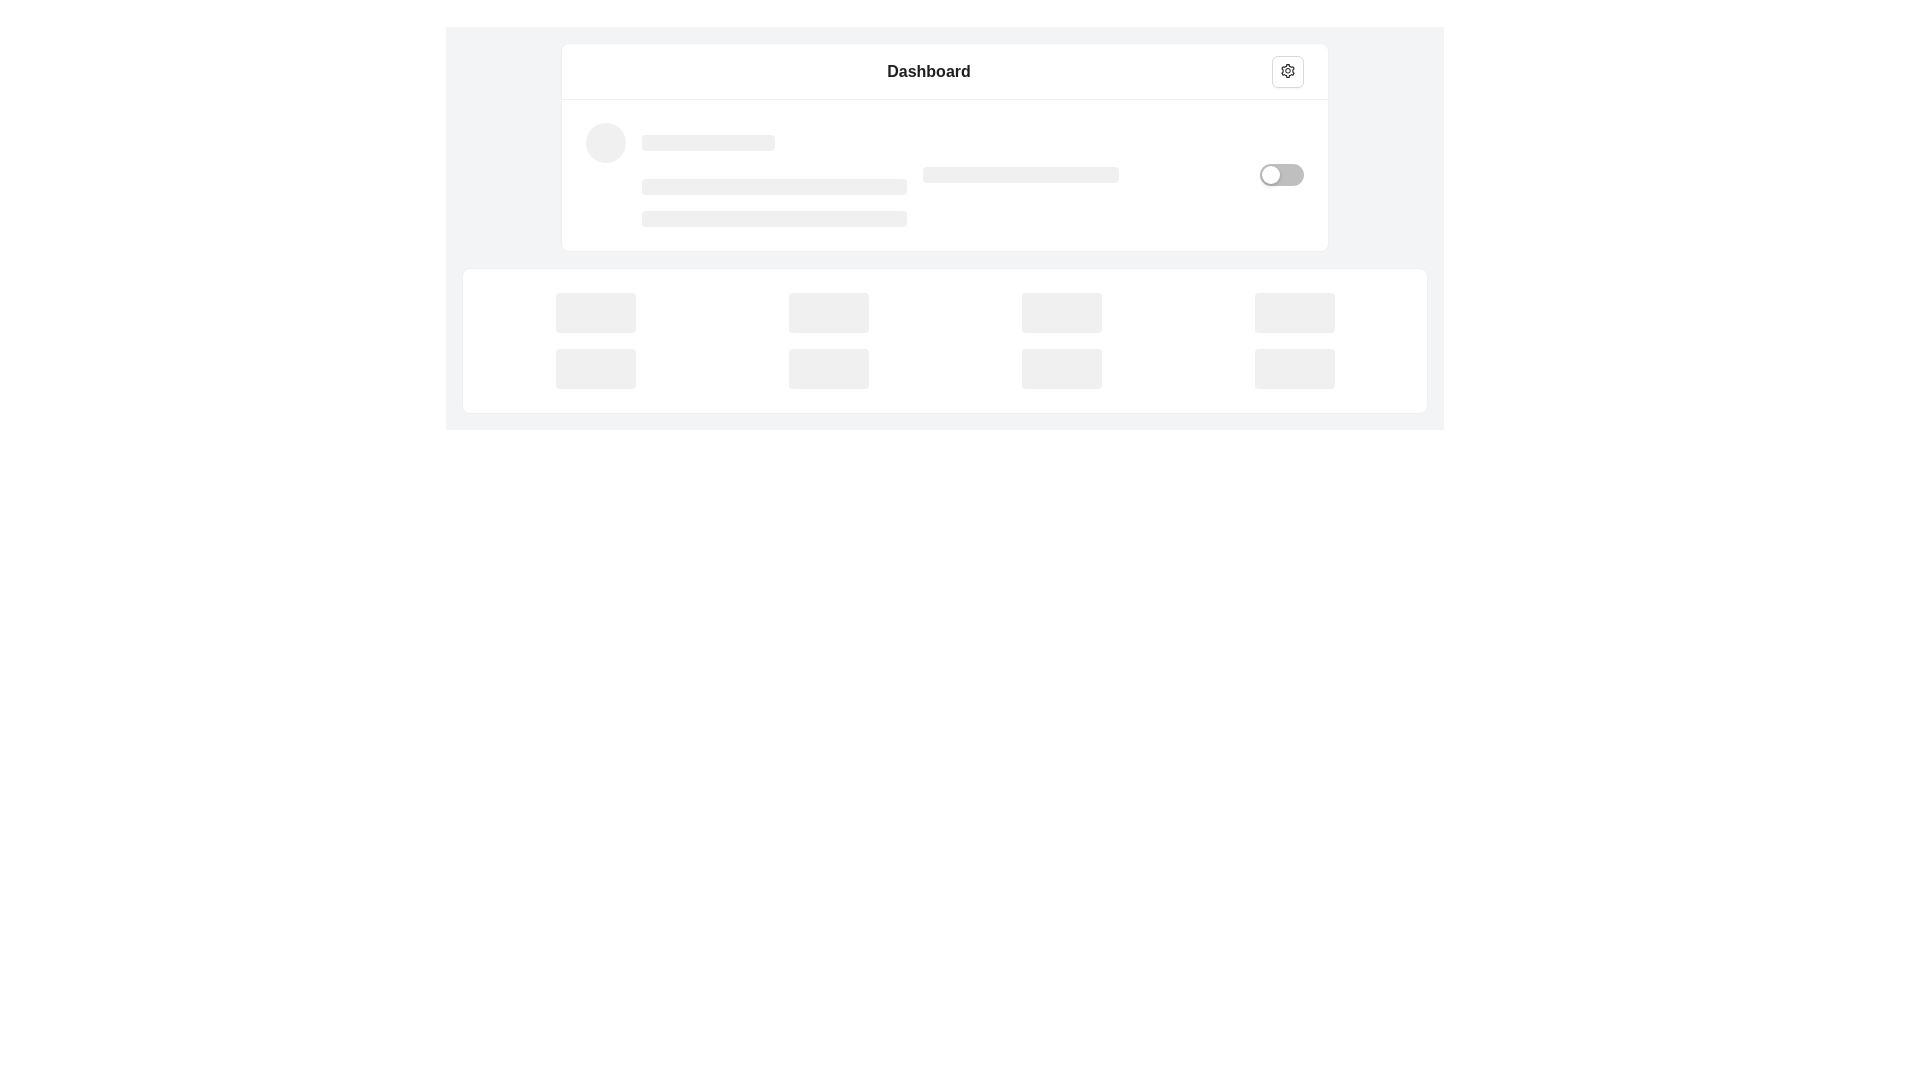 The height and width of the screenshot is (1080, 1920). Describe the element at coordinates (1287, 69) in the screenshot. I see `the settings icon located in the top-right corner of the interface` at that location.